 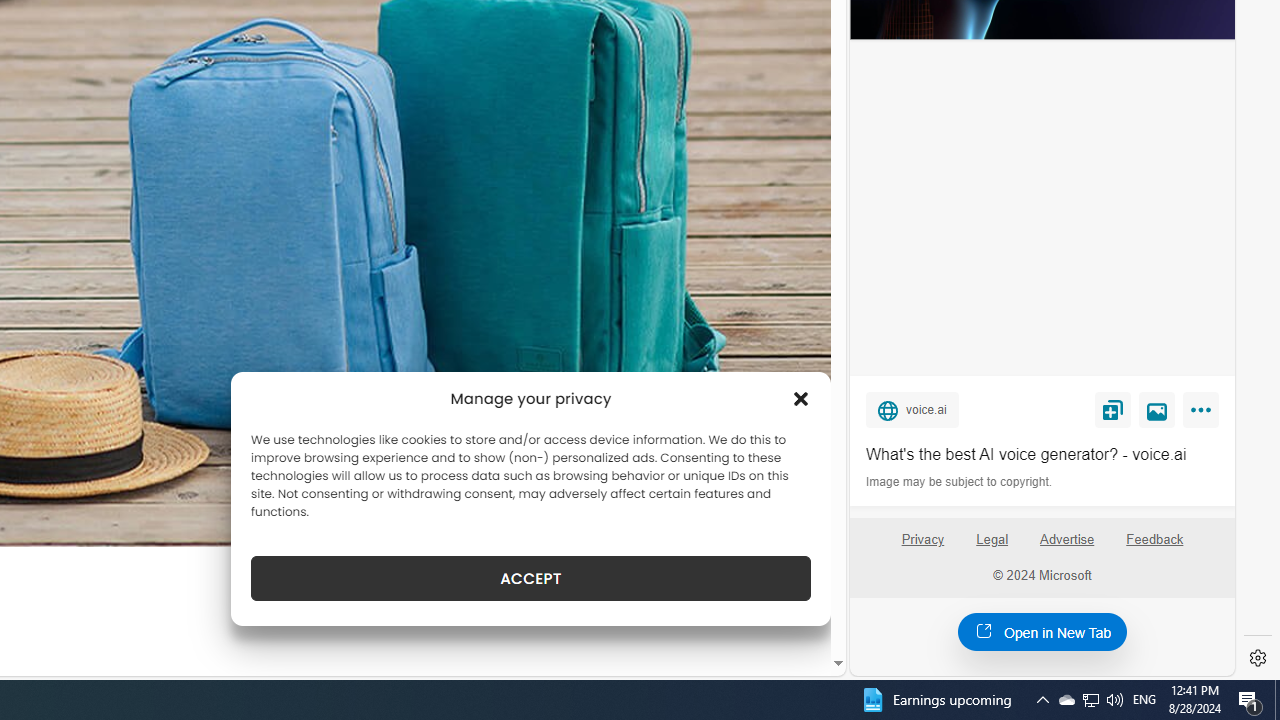 I want to click on 'Advertise', so click(x=1066, y=547).